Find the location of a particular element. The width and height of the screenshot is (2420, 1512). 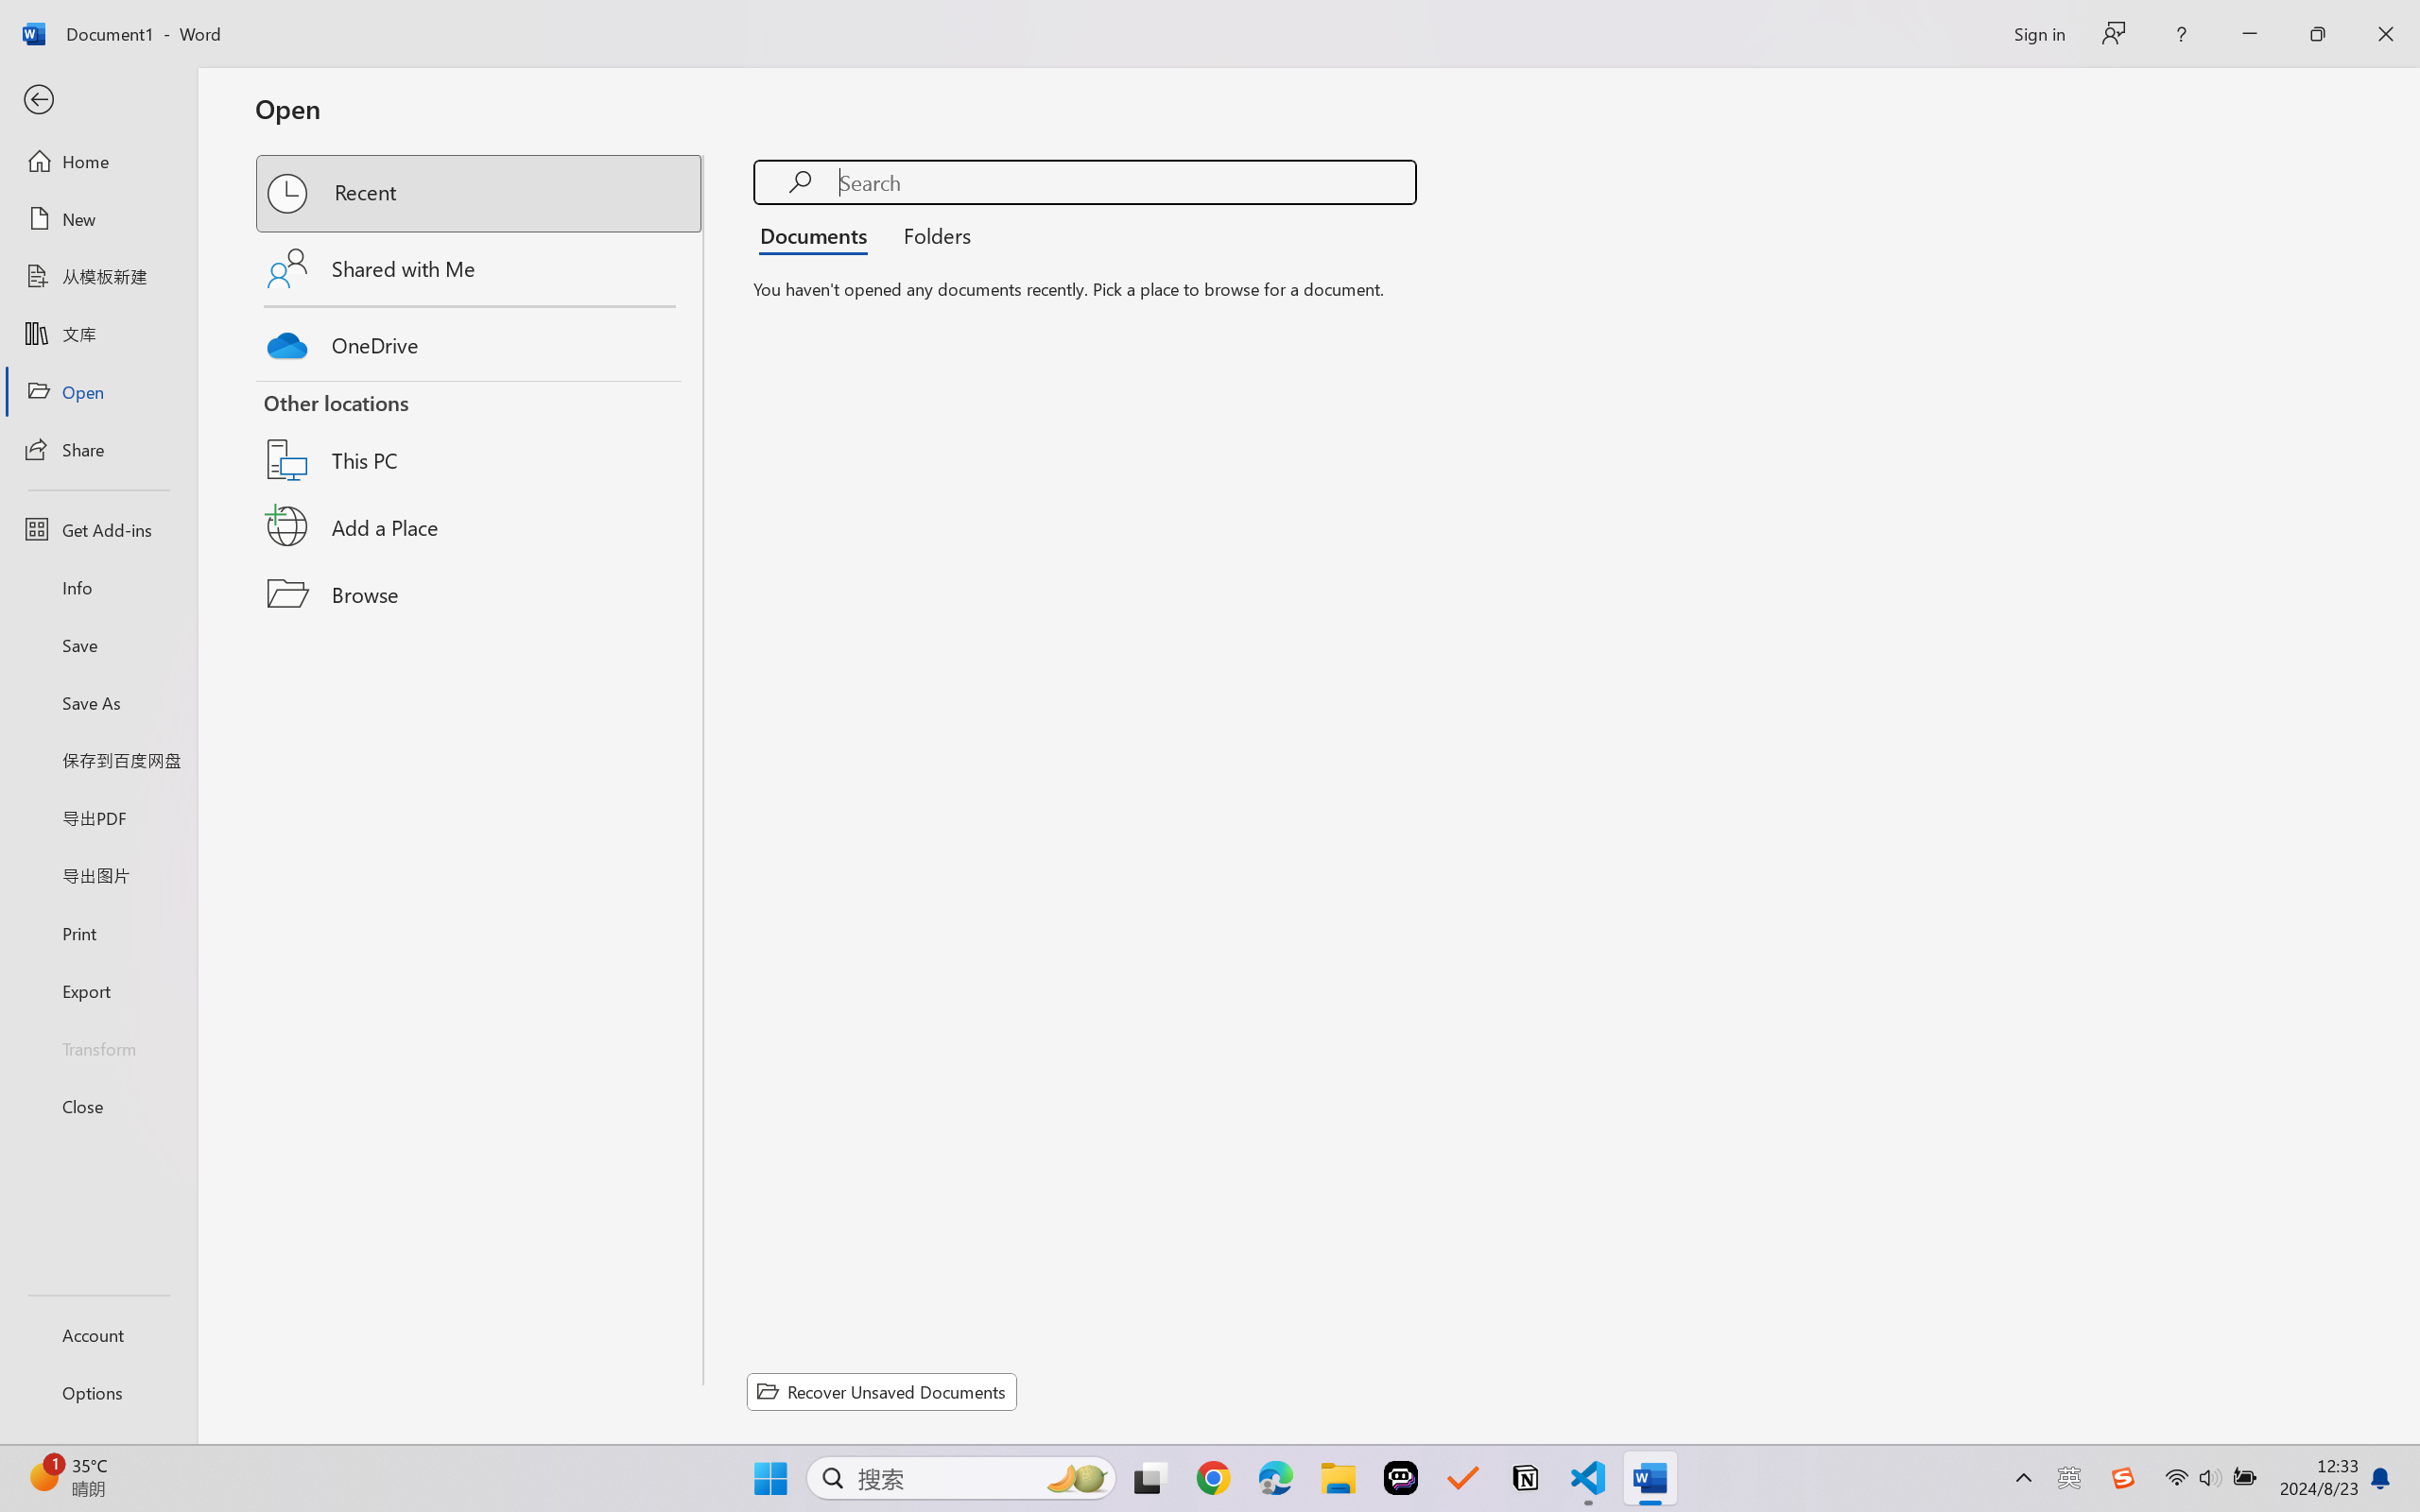

'Browse' is located at coordinates (480, 593).